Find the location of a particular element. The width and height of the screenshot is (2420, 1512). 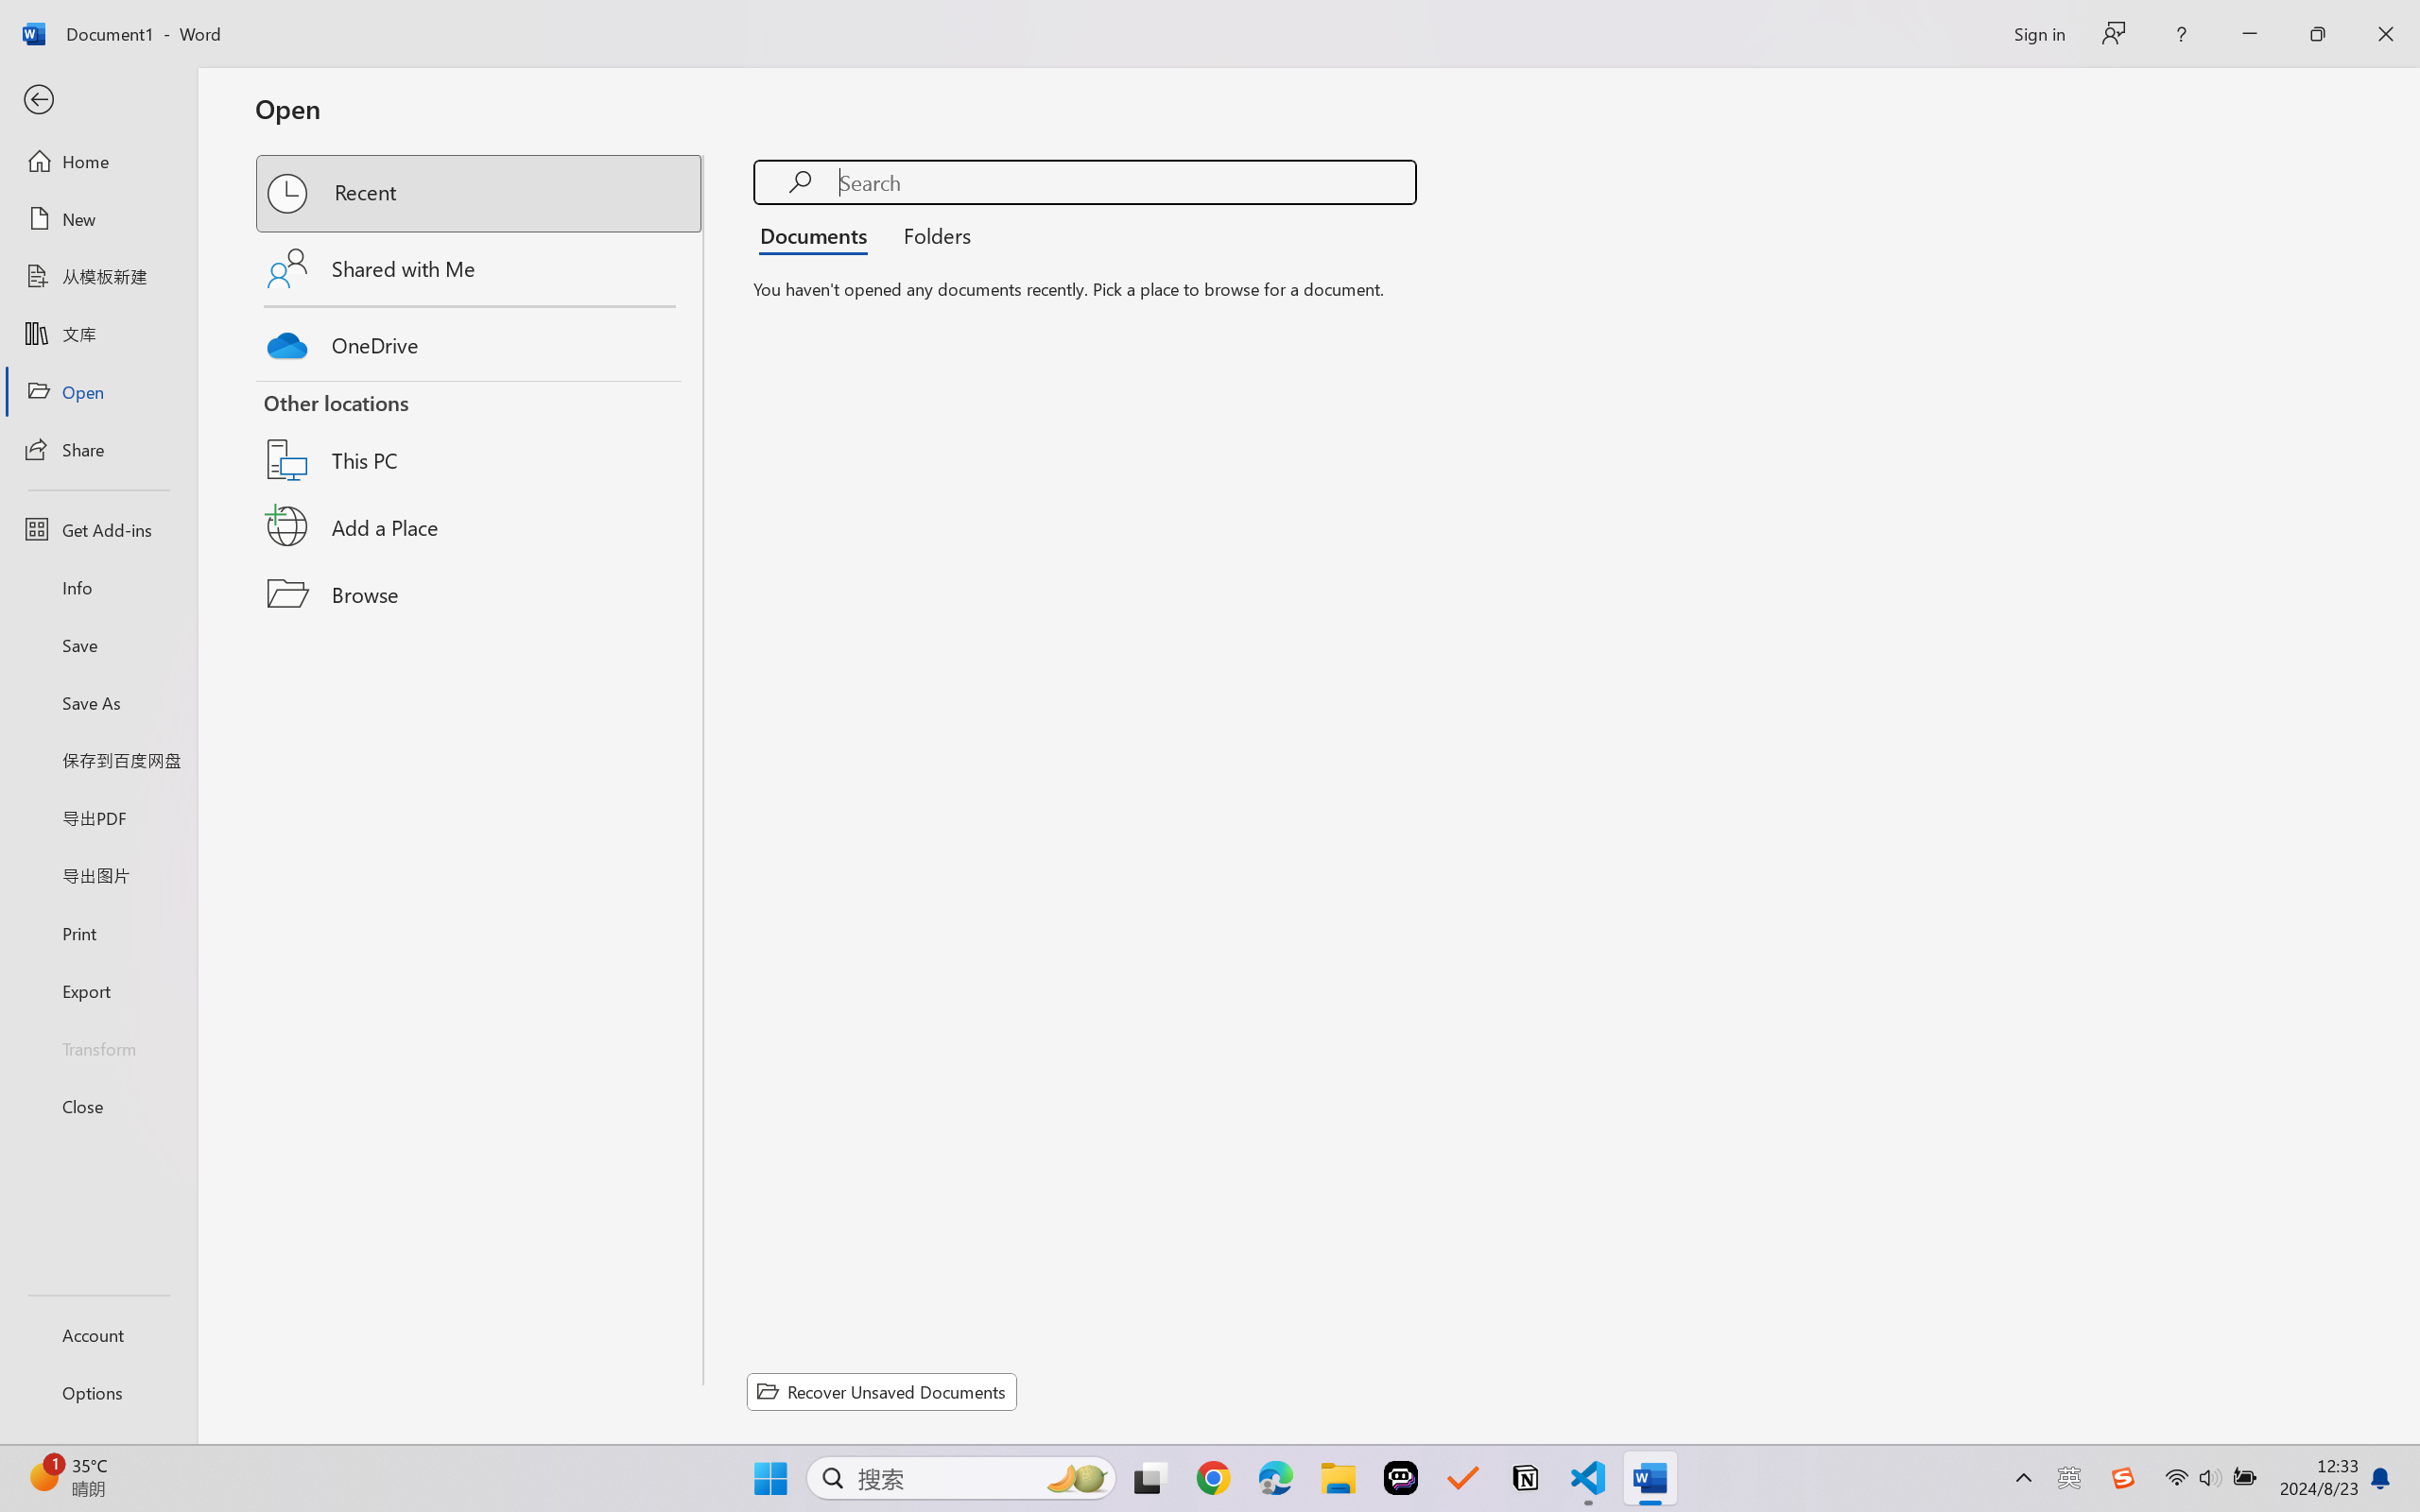

'Browse' is located at coordinates (480, 593).